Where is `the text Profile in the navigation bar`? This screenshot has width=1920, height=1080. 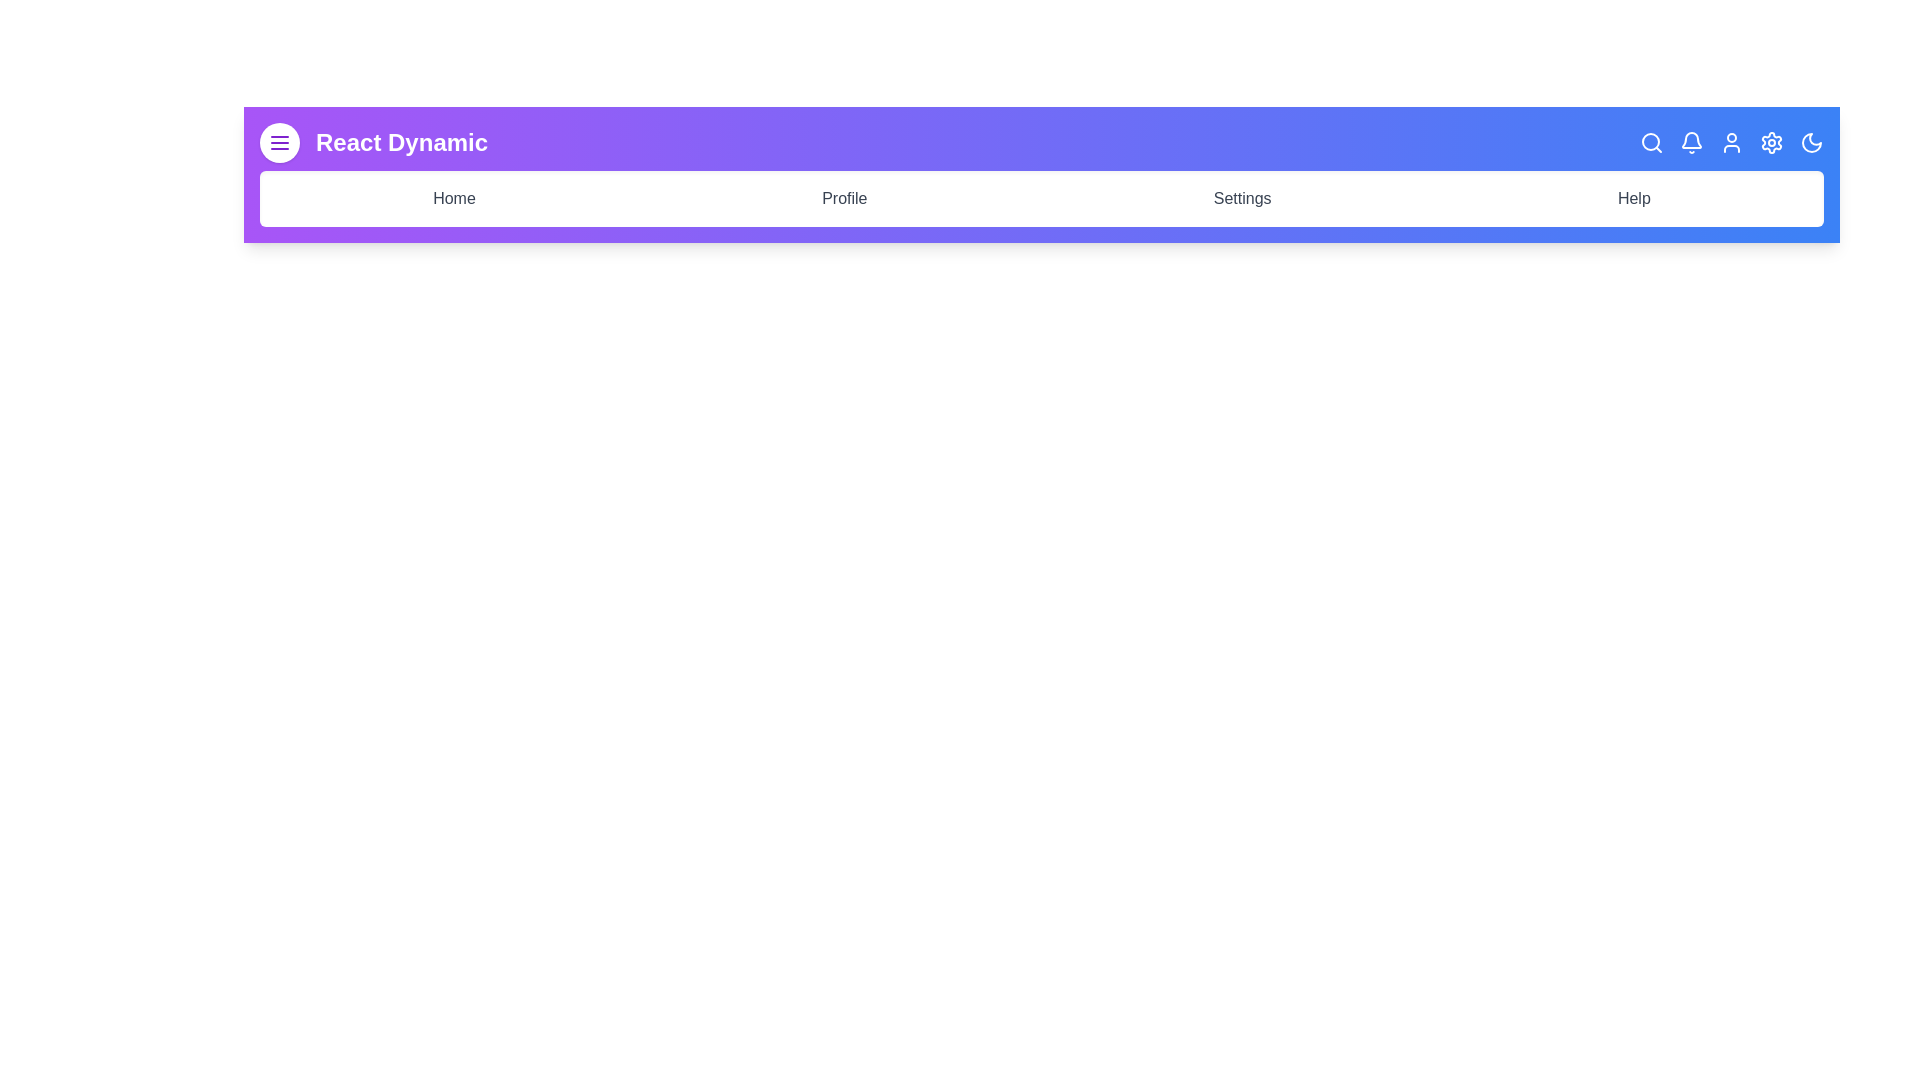
the text Profile in the navigation bar is located at coordinates (844, 199).